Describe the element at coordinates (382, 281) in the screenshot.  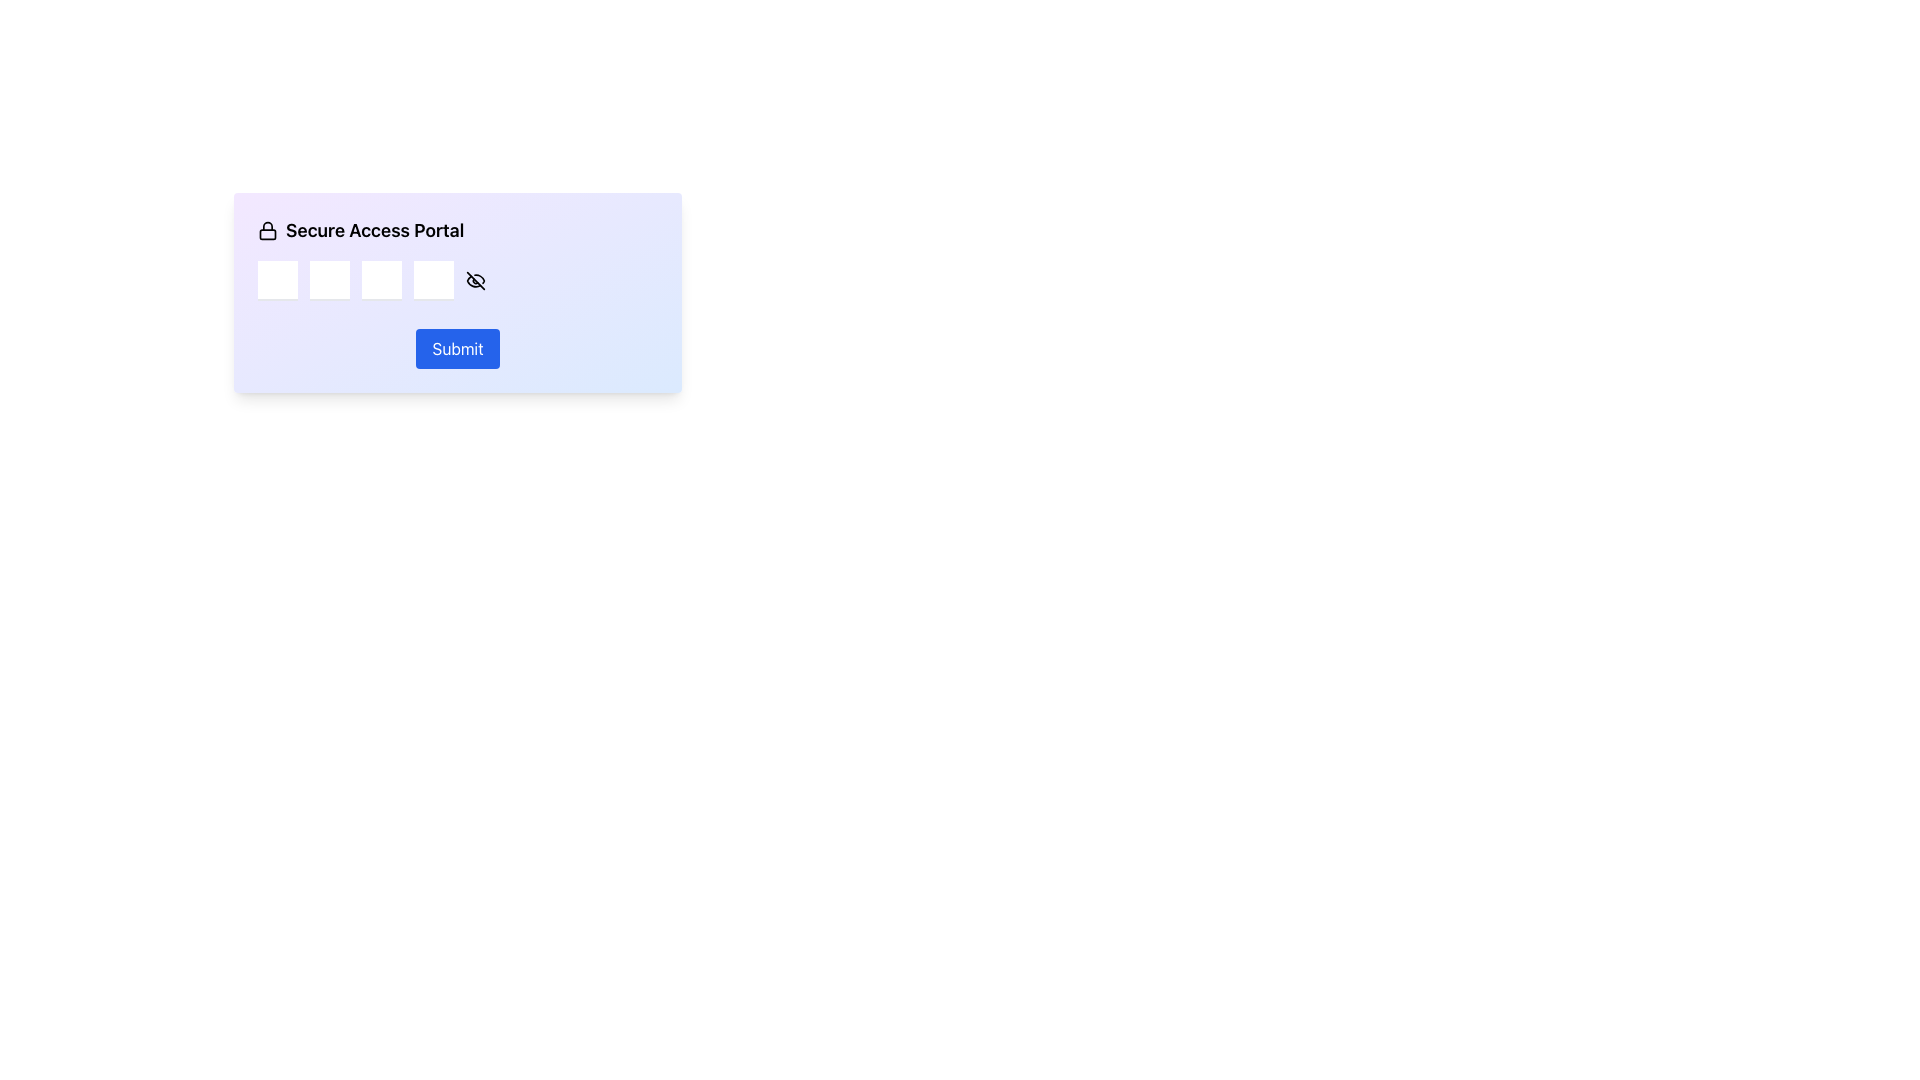
I see `to focus the third input field in a row of four similar fields, which is styled with a border at the bottom and currently empty` at that location.